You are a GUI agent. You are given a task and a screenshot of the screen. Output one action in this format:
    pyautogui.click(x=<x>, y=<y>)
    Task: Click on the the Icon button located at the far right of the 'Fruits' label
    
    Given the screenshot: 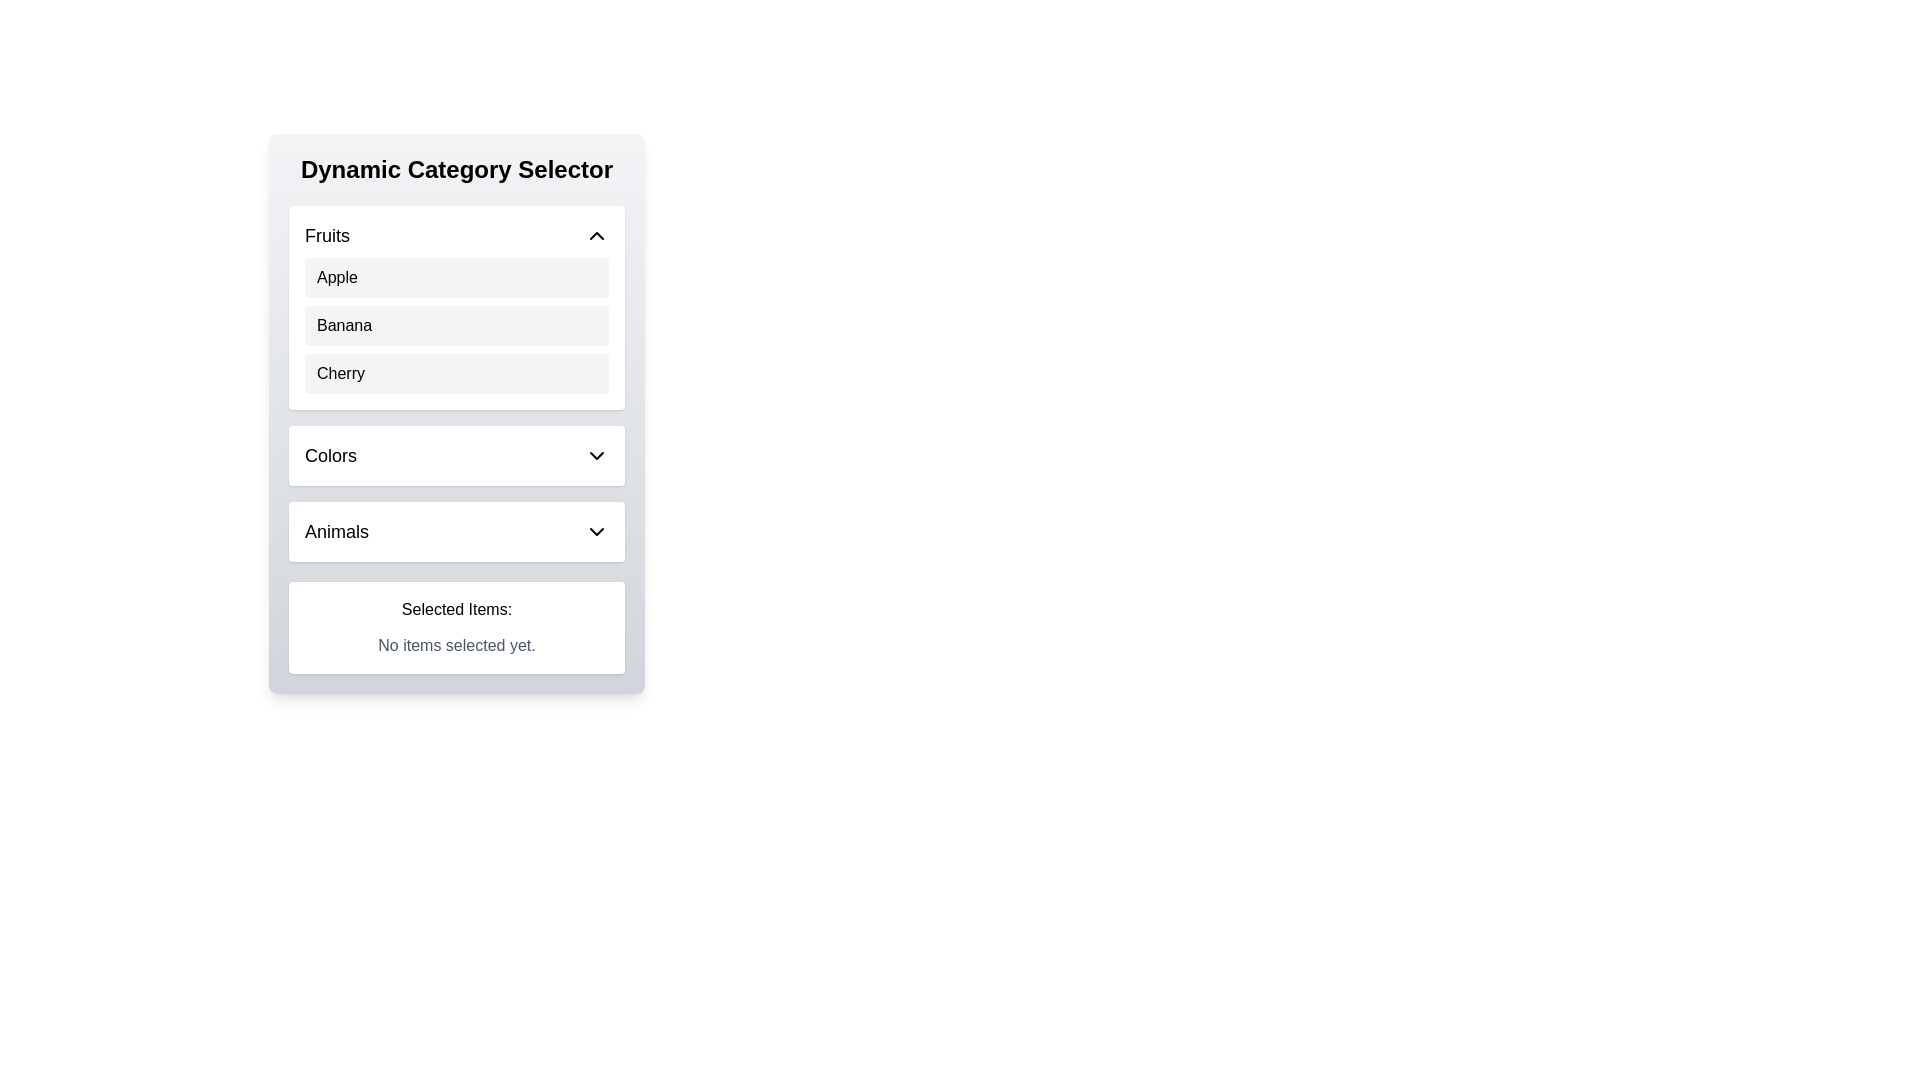 What is the action you would take?
    pyautogui.click(x=595, y=234)
    